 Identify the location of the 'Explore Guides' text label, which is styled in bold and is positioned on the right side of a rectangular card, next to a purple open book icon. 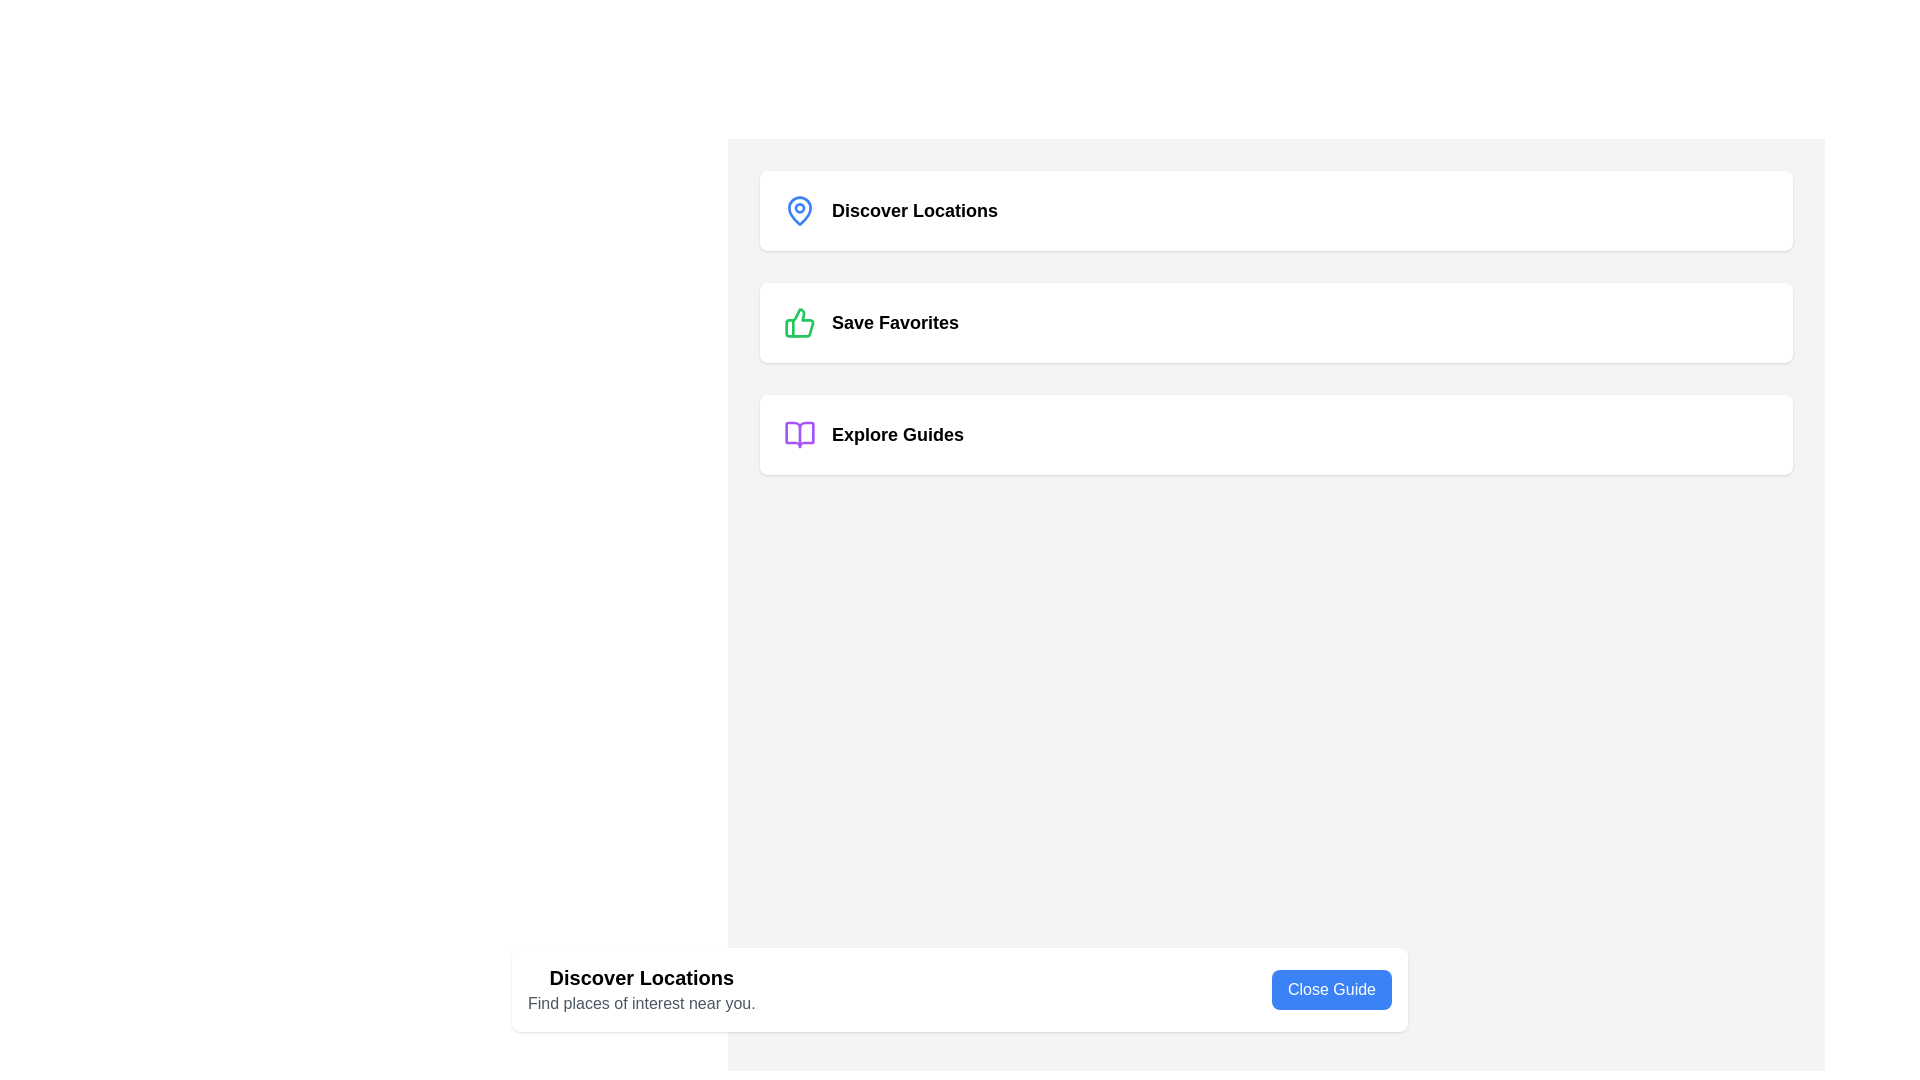
(896, 434).